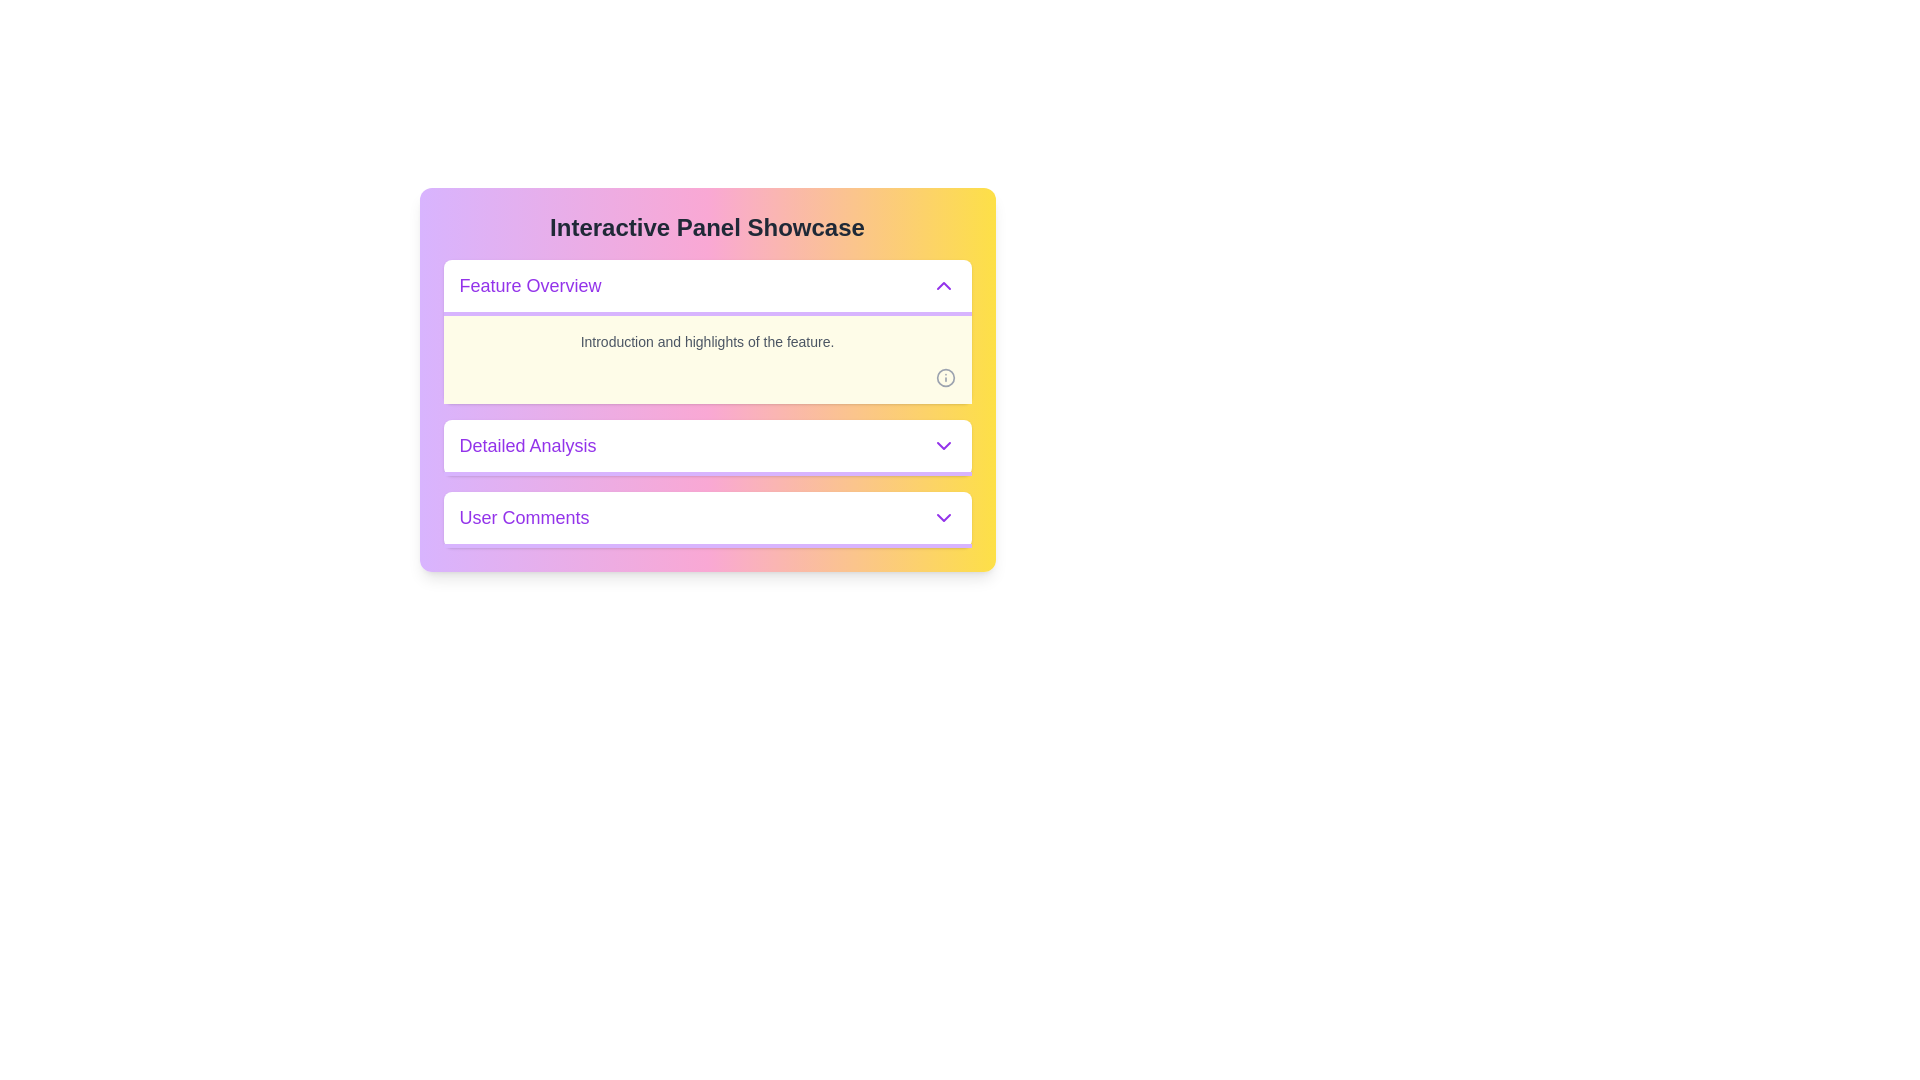  What do you see at coordinates (942, 445) in the screenshot?
I see `the arrow icon located to the right of the 'Detailed Analysis' text` at bounding box center [942, 445].